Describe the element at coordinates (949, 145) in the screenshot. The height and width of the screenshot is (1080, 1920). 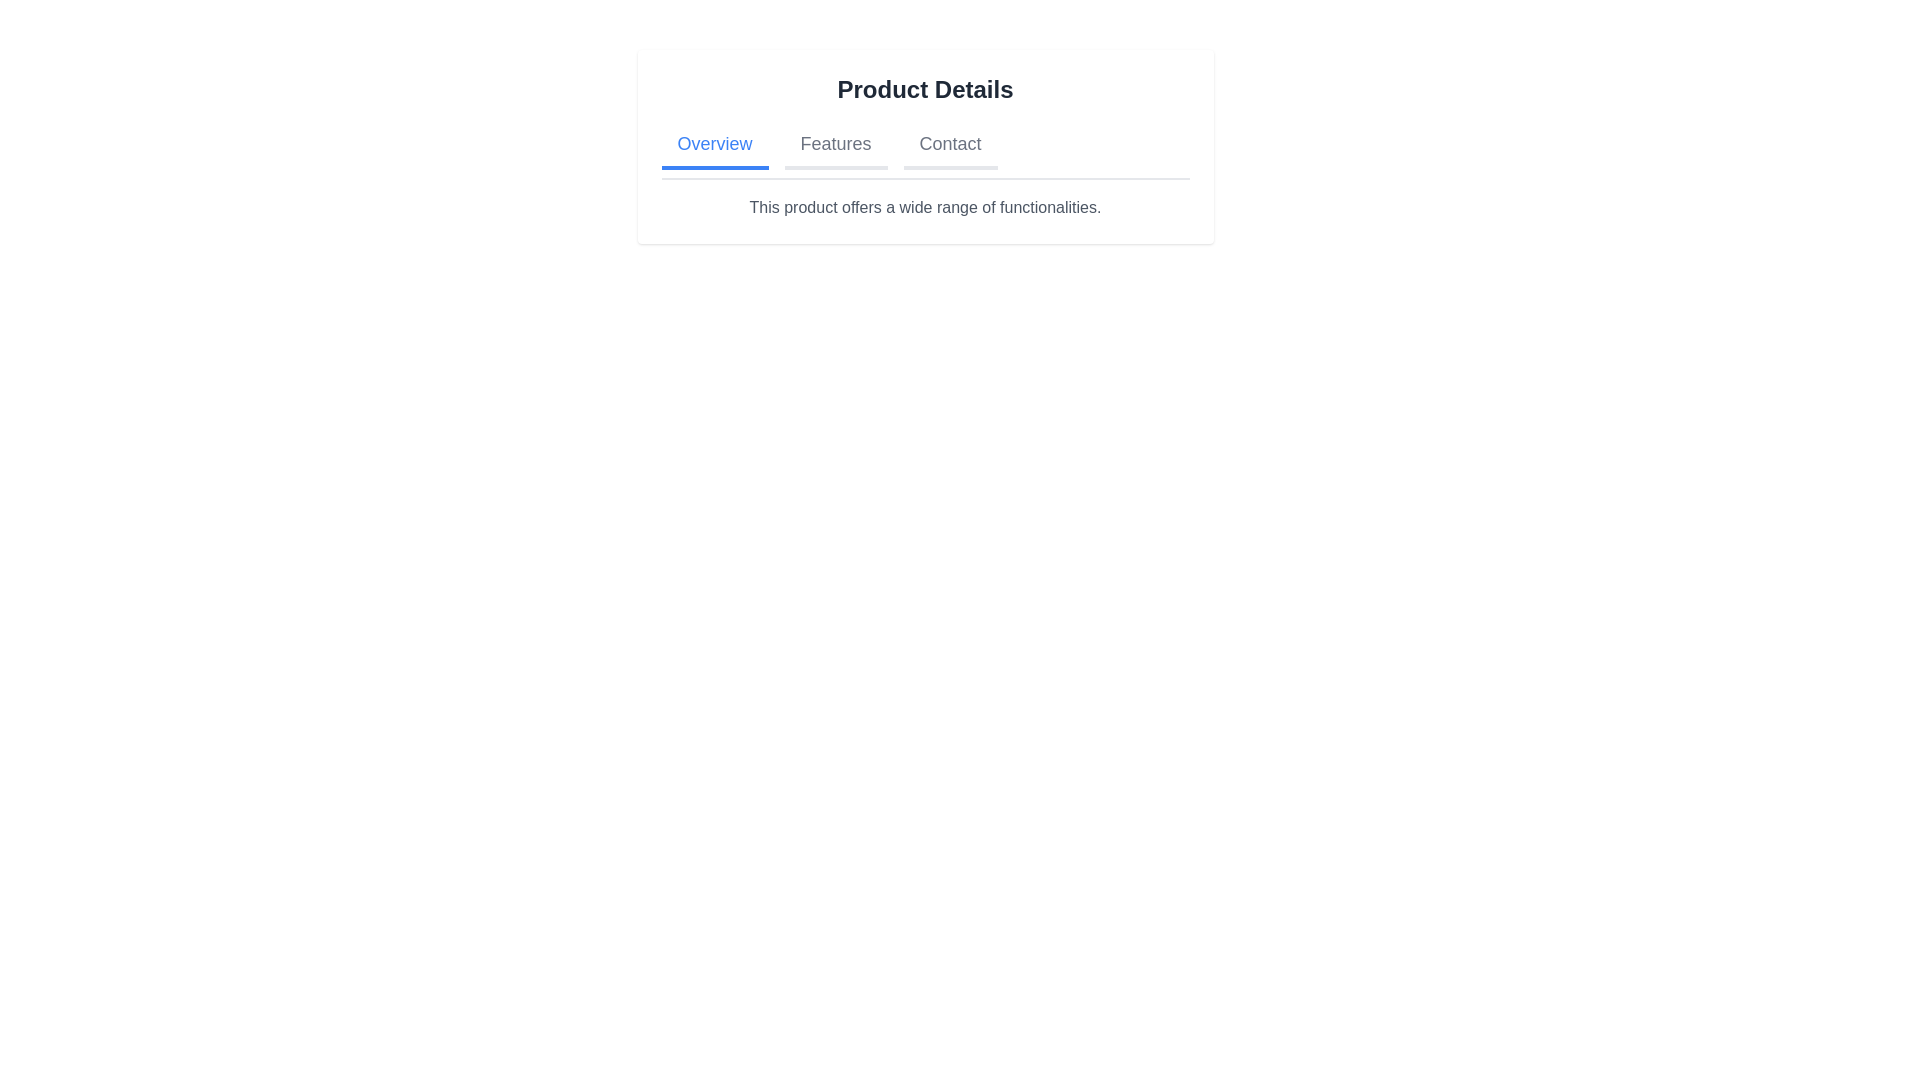
I see `the 'Contact' button-like navigational label in the navigation bar` at that location.